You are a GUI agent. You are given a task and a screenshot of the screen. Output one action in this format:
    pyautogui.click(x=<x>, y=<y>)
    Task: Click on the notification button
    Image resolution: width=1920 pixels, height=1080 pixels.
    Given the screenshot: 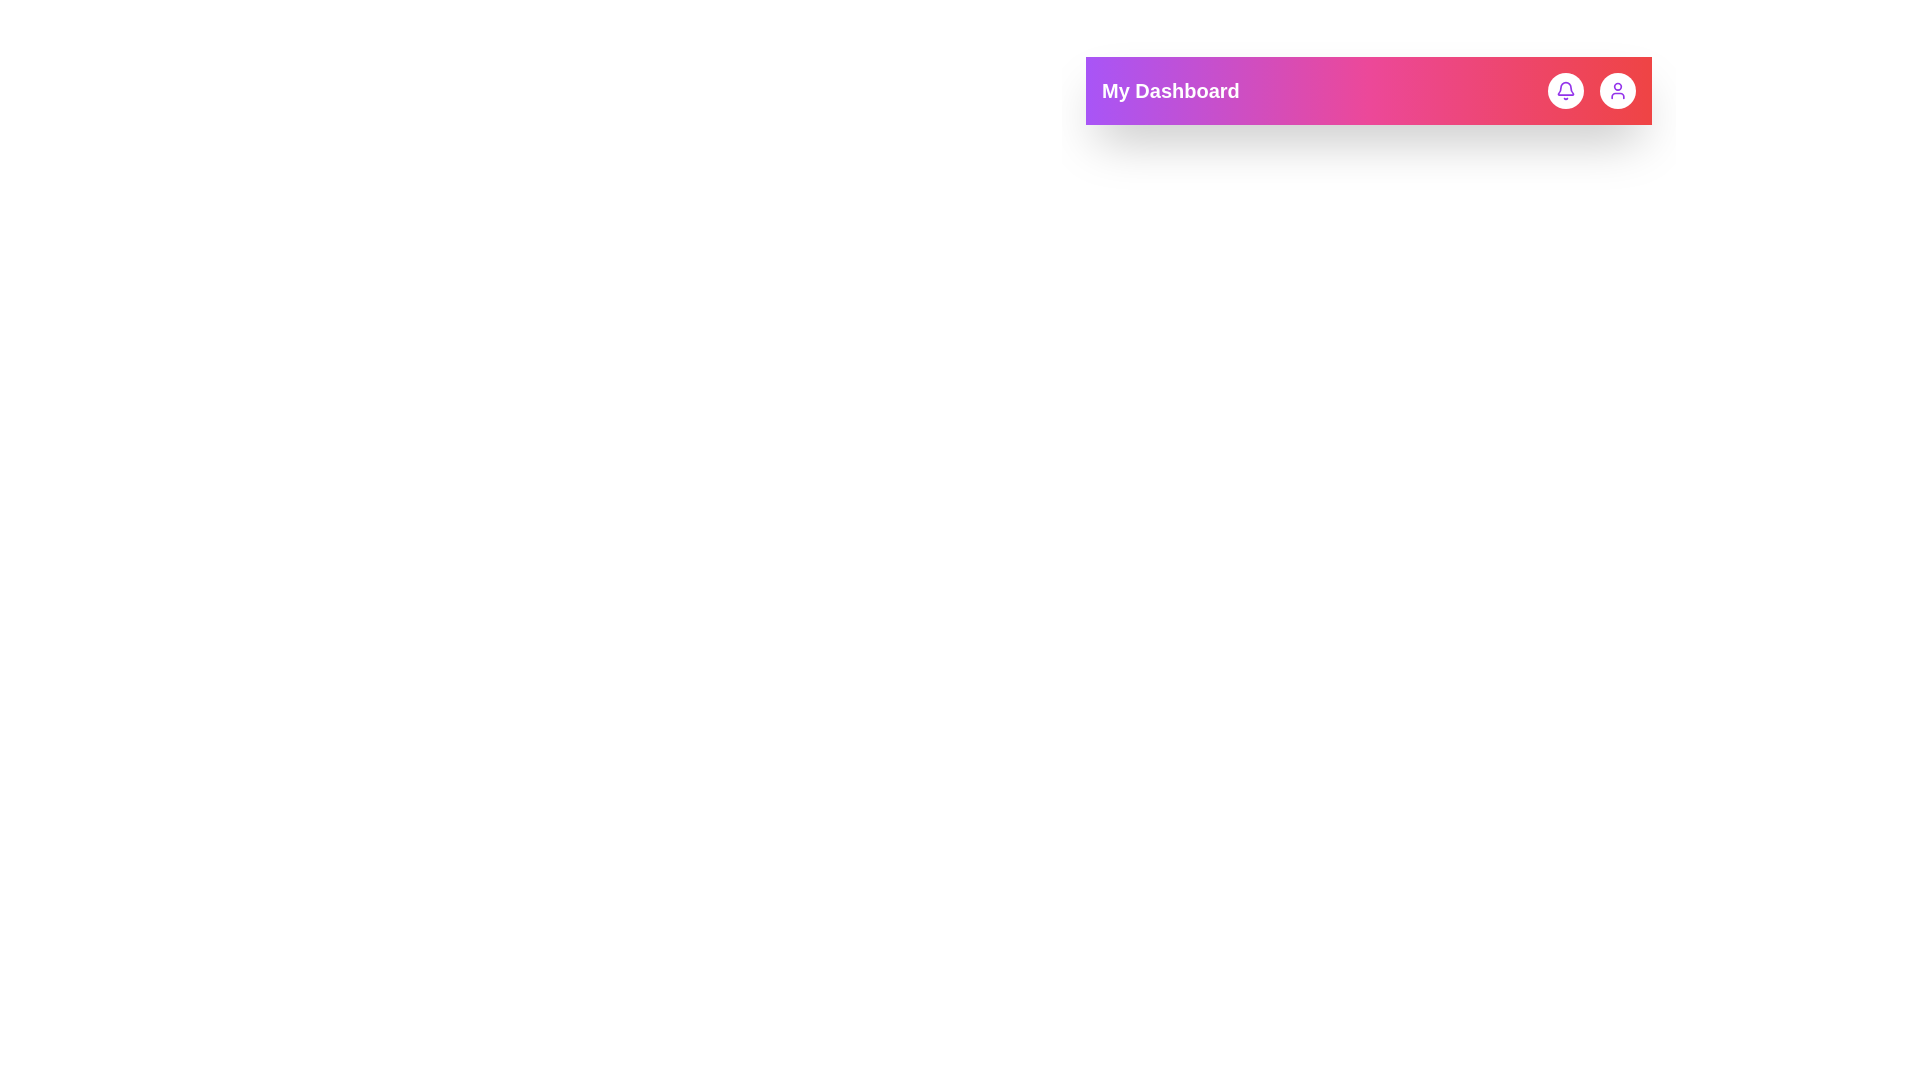 What is the action you would take?
    pyautogui.click(x=1564, y=91)
    